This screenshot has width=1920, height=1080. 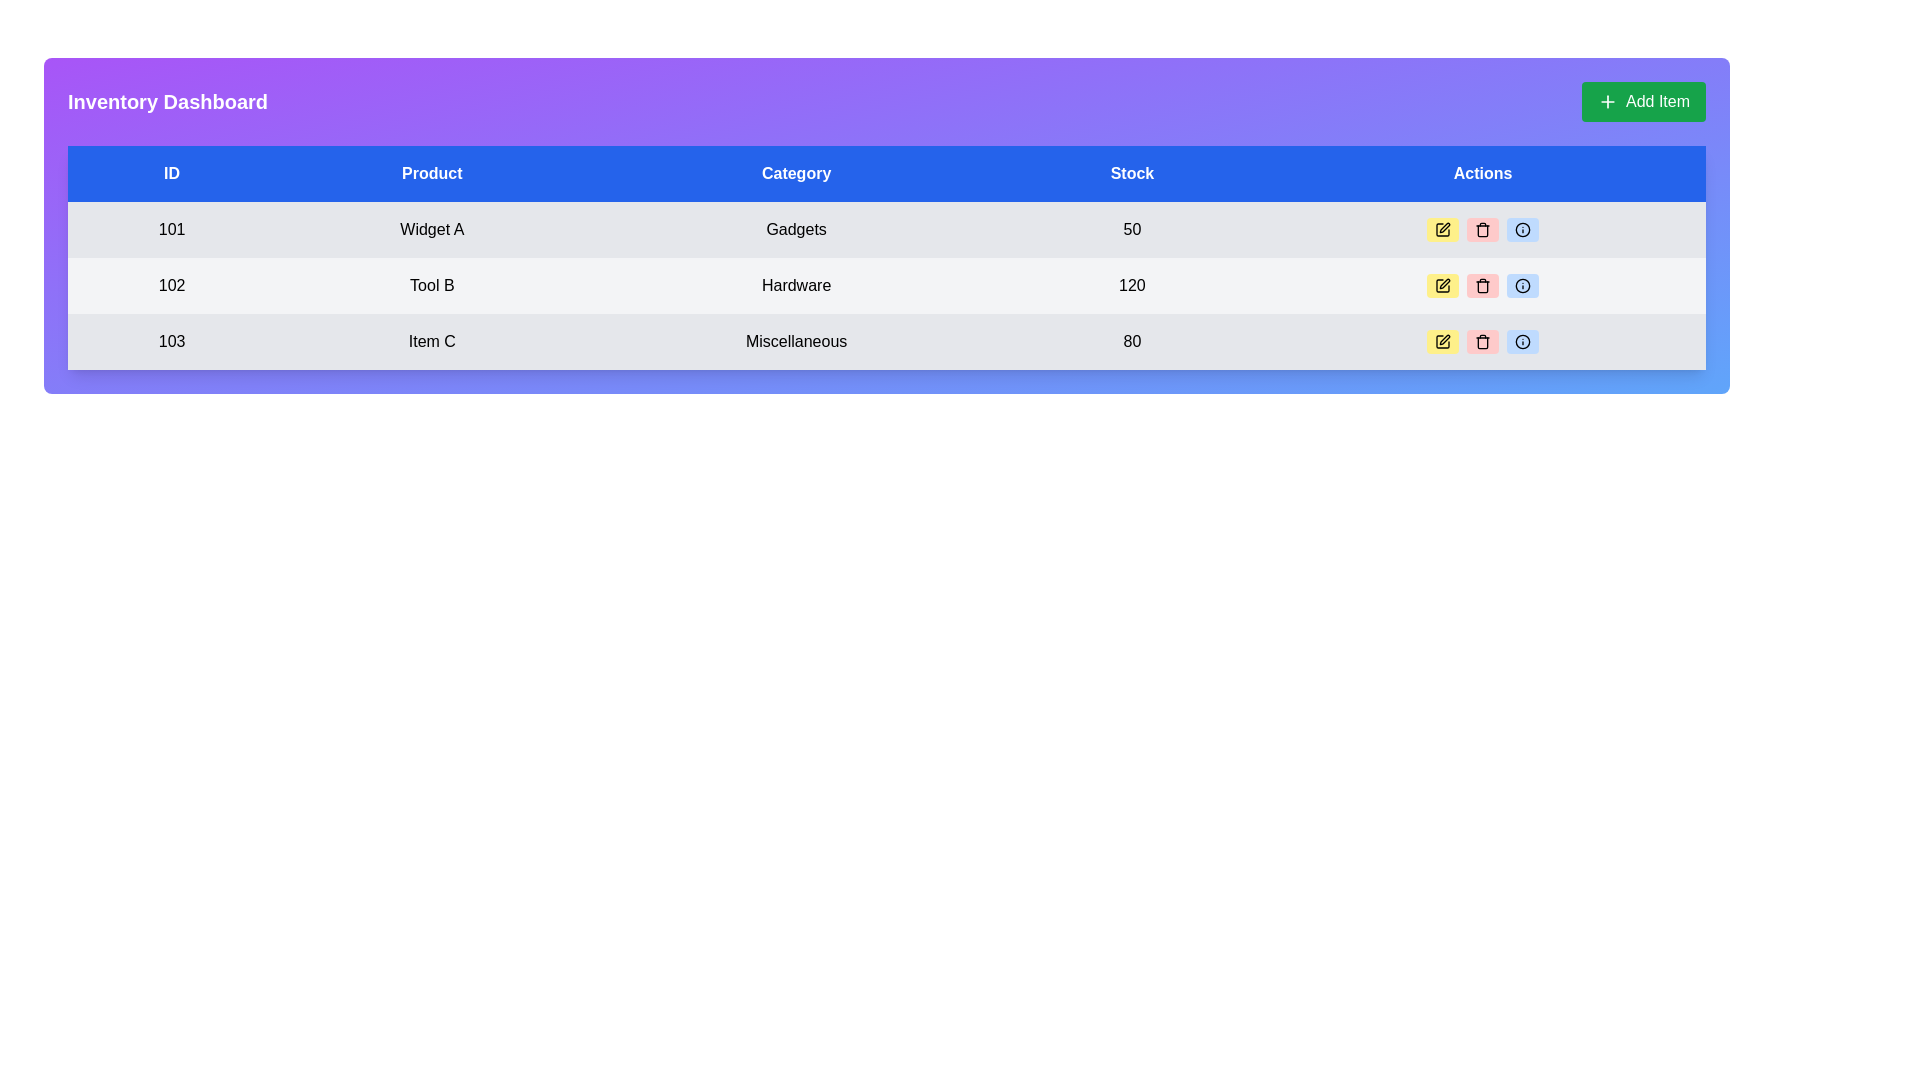 I want to click on the content of the static text field displaying the number '102', which is located in the 'ID' column of the second row under the header 'ID' for 'Tool B', so click(x=172, y=285).